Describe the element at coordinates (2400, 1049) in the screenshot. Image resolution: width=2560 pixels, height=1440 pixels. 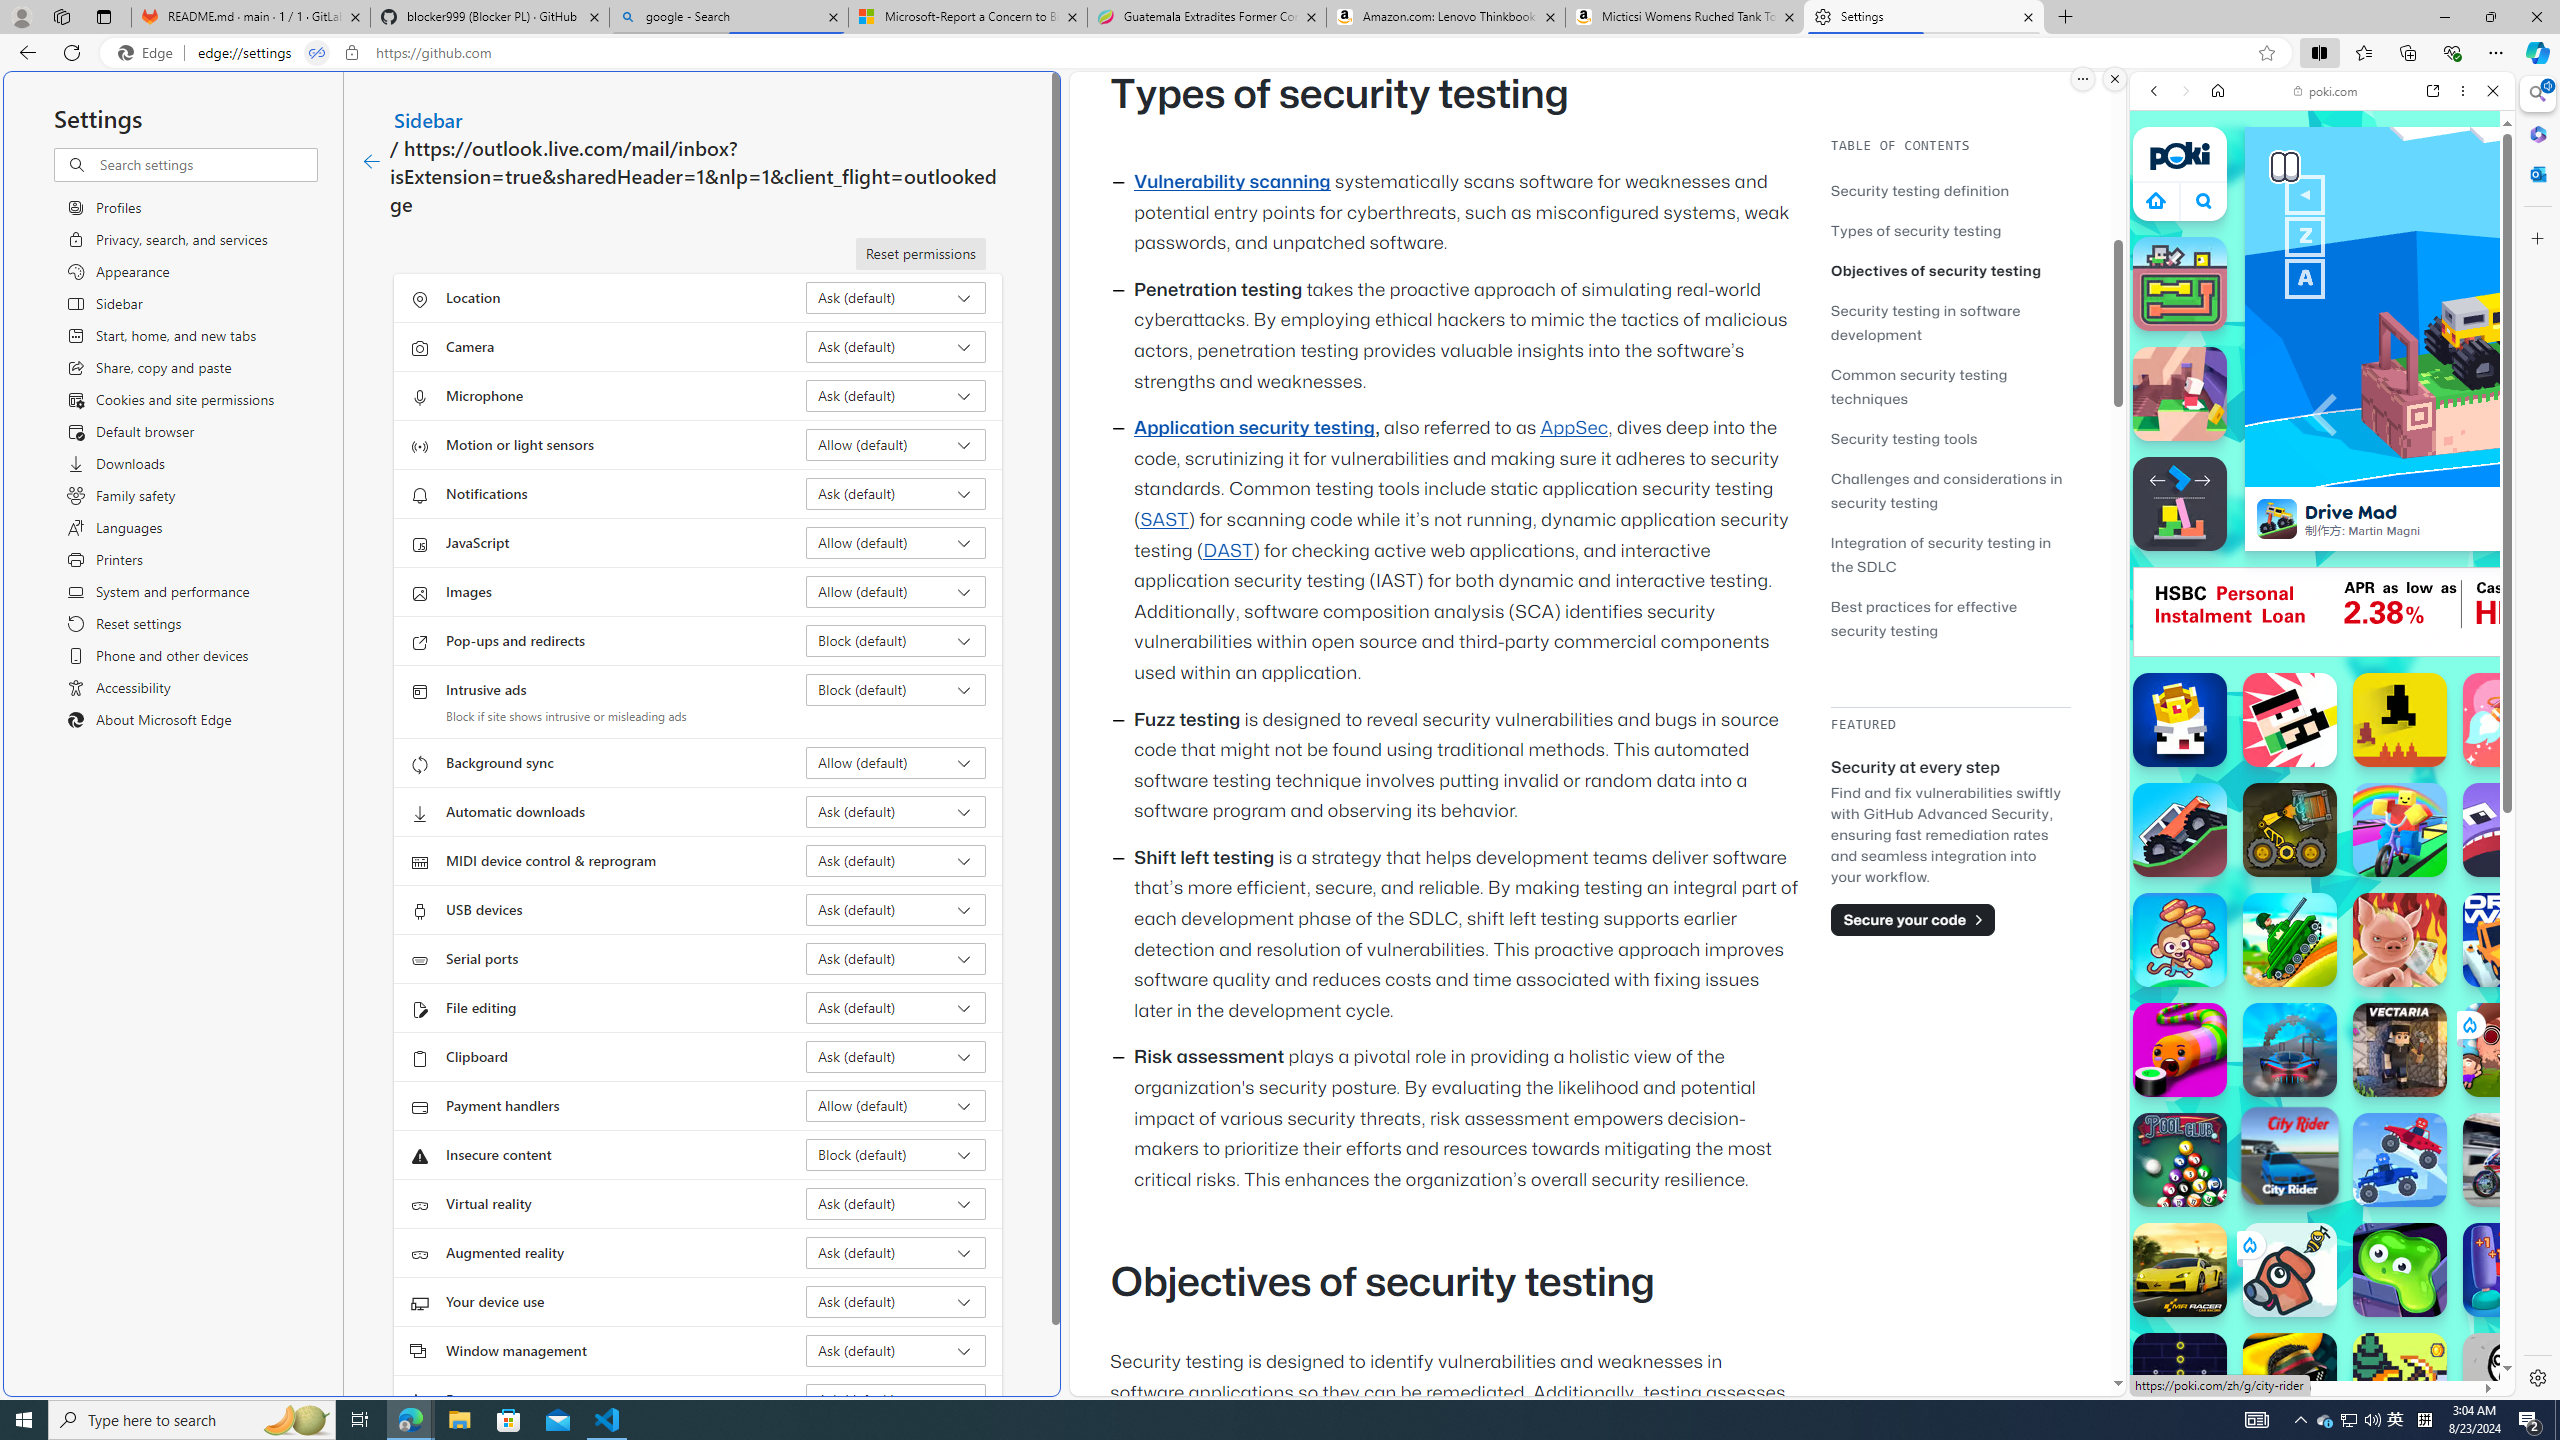
I see `'Vectaria.io'` at that location.